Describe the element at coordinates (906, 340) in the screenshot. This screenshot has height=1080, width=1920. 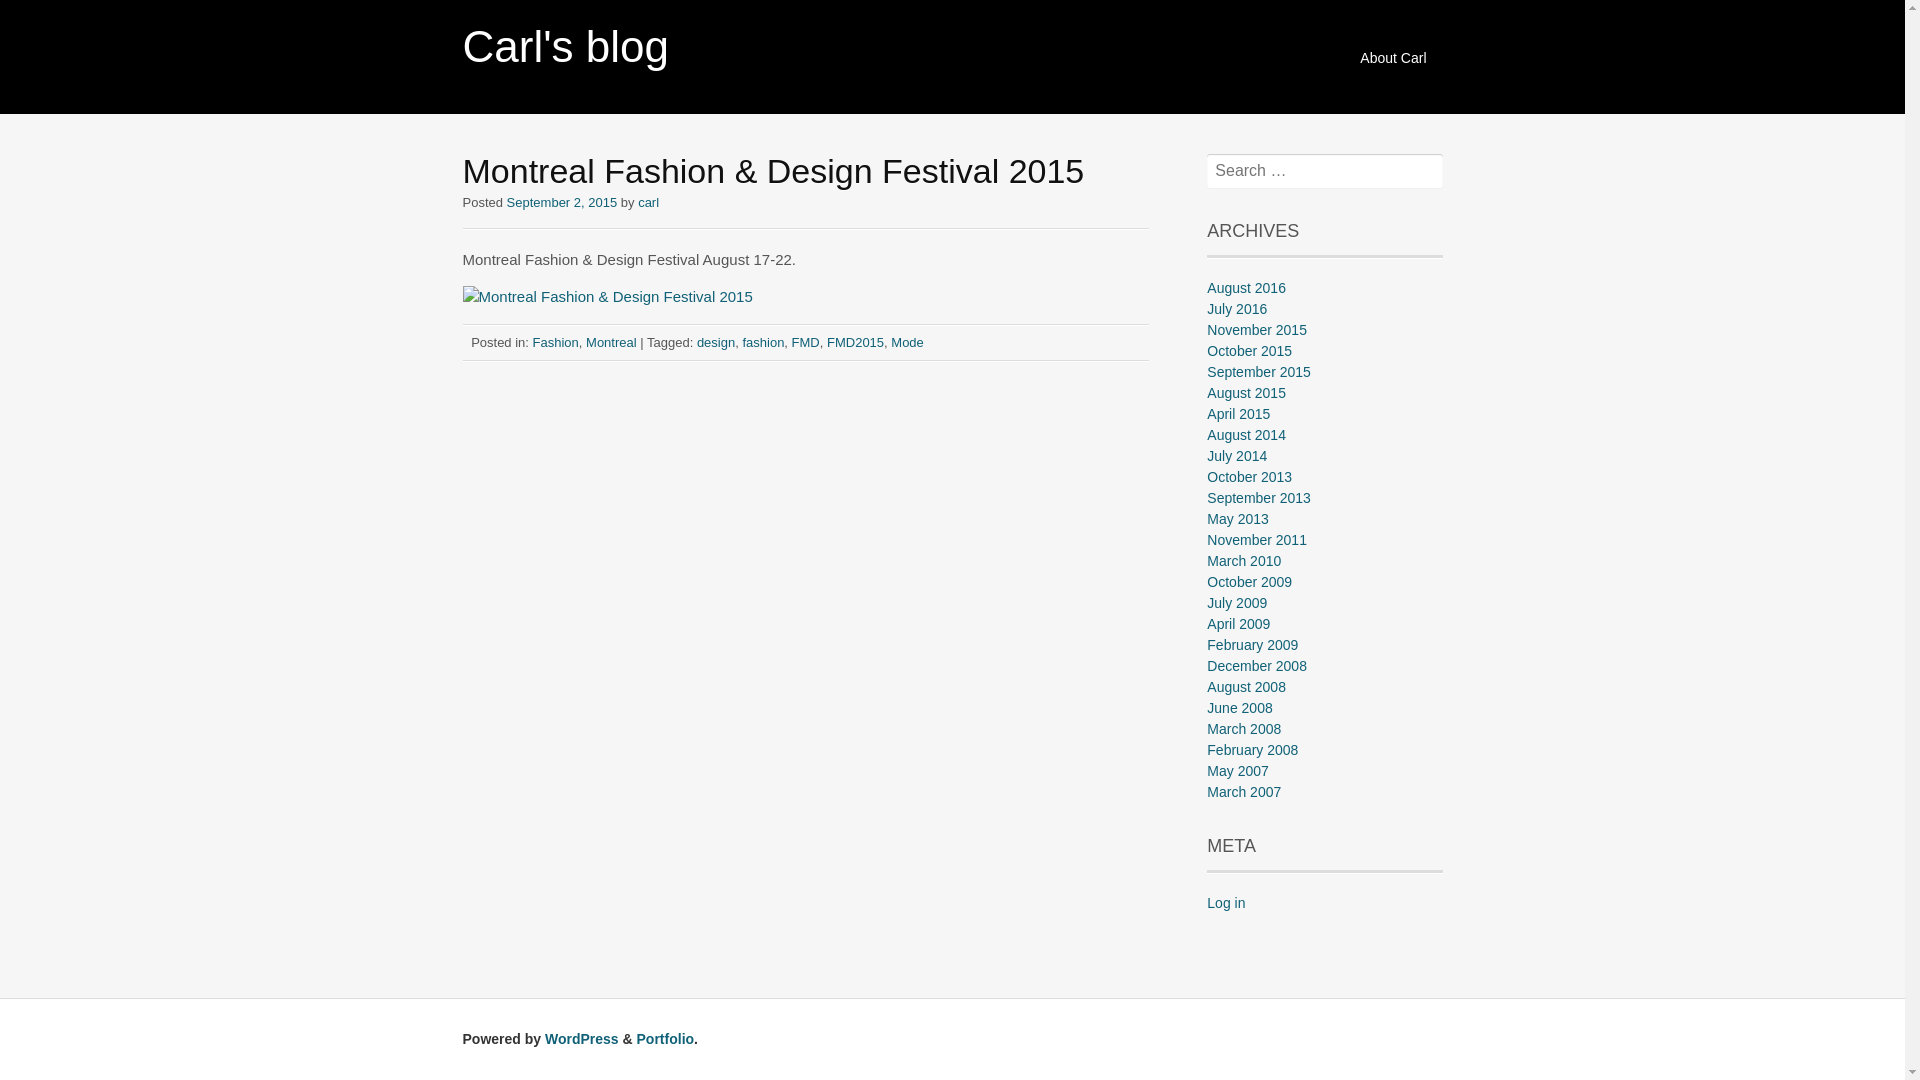
I see `'Mode'` at that location.